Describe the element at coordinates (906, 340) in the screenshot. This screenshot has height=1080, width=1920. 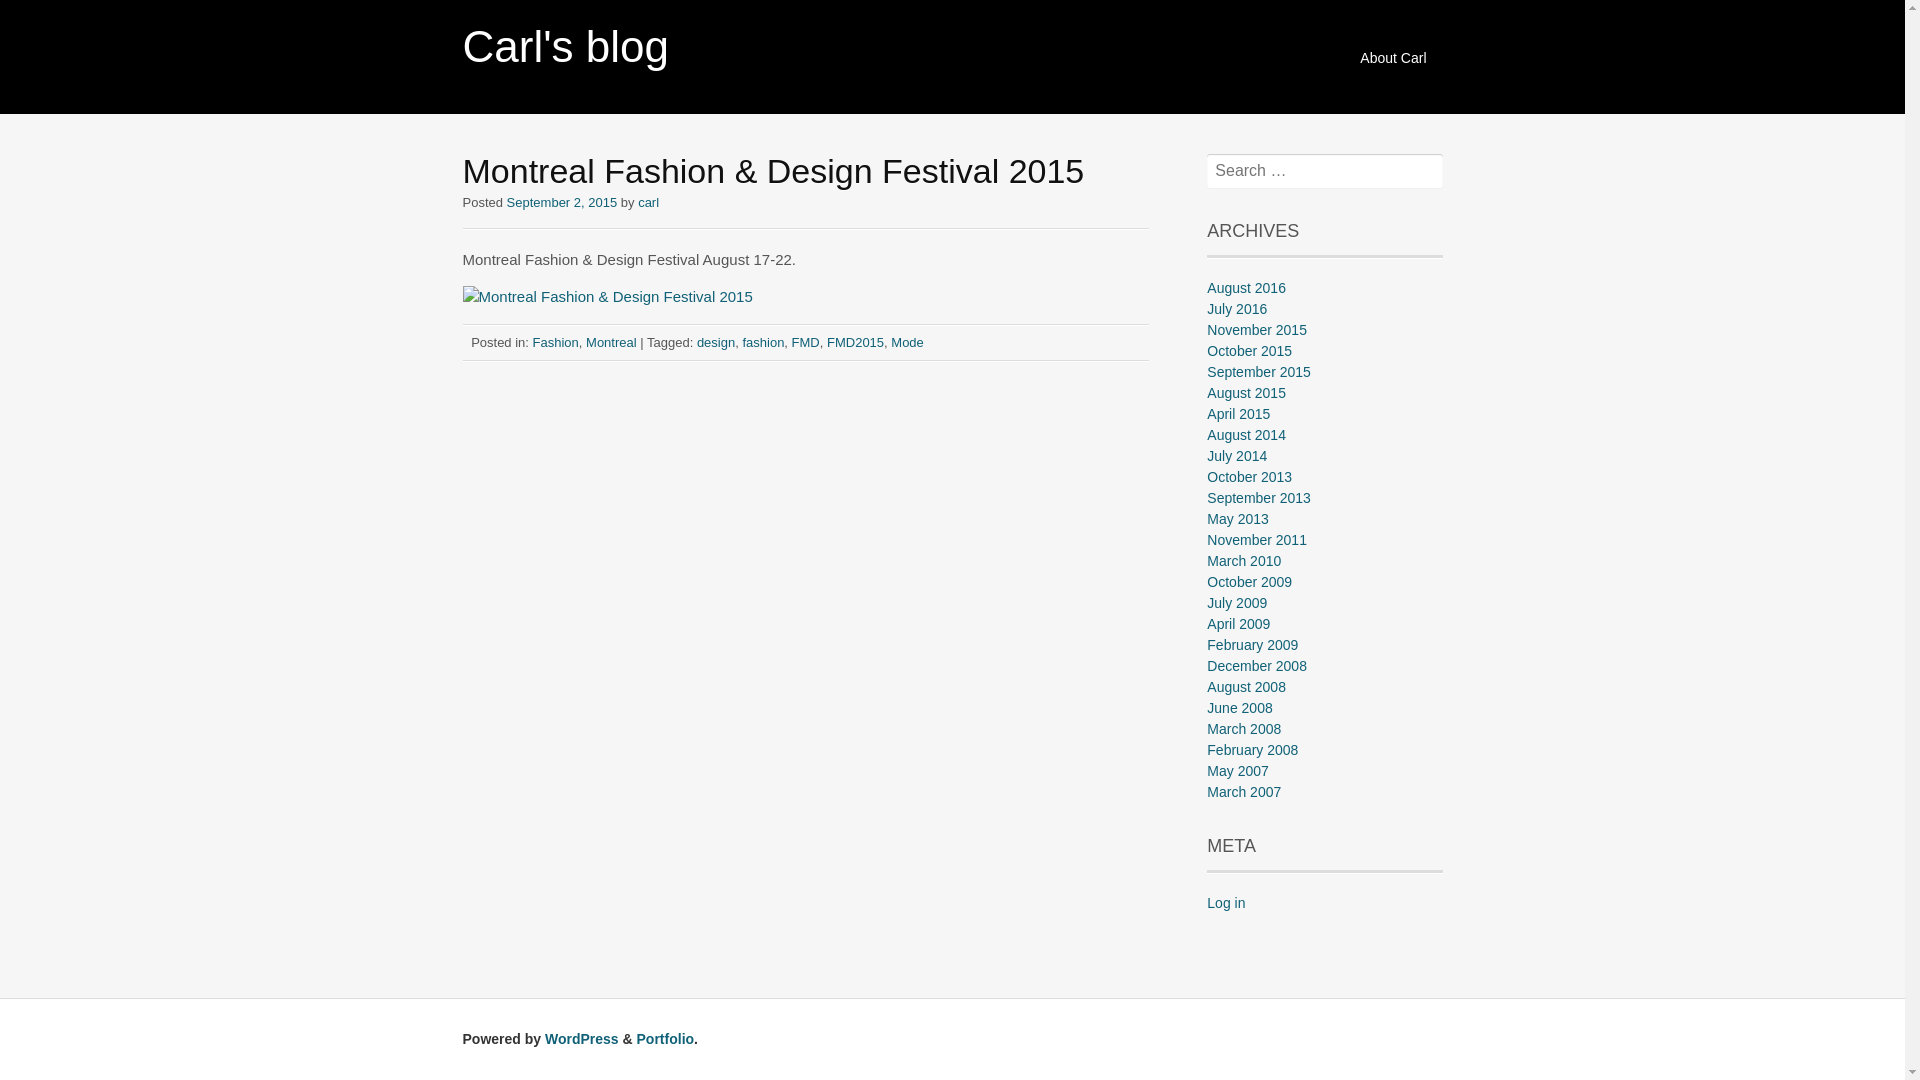
I see `'Mode'` at that location.